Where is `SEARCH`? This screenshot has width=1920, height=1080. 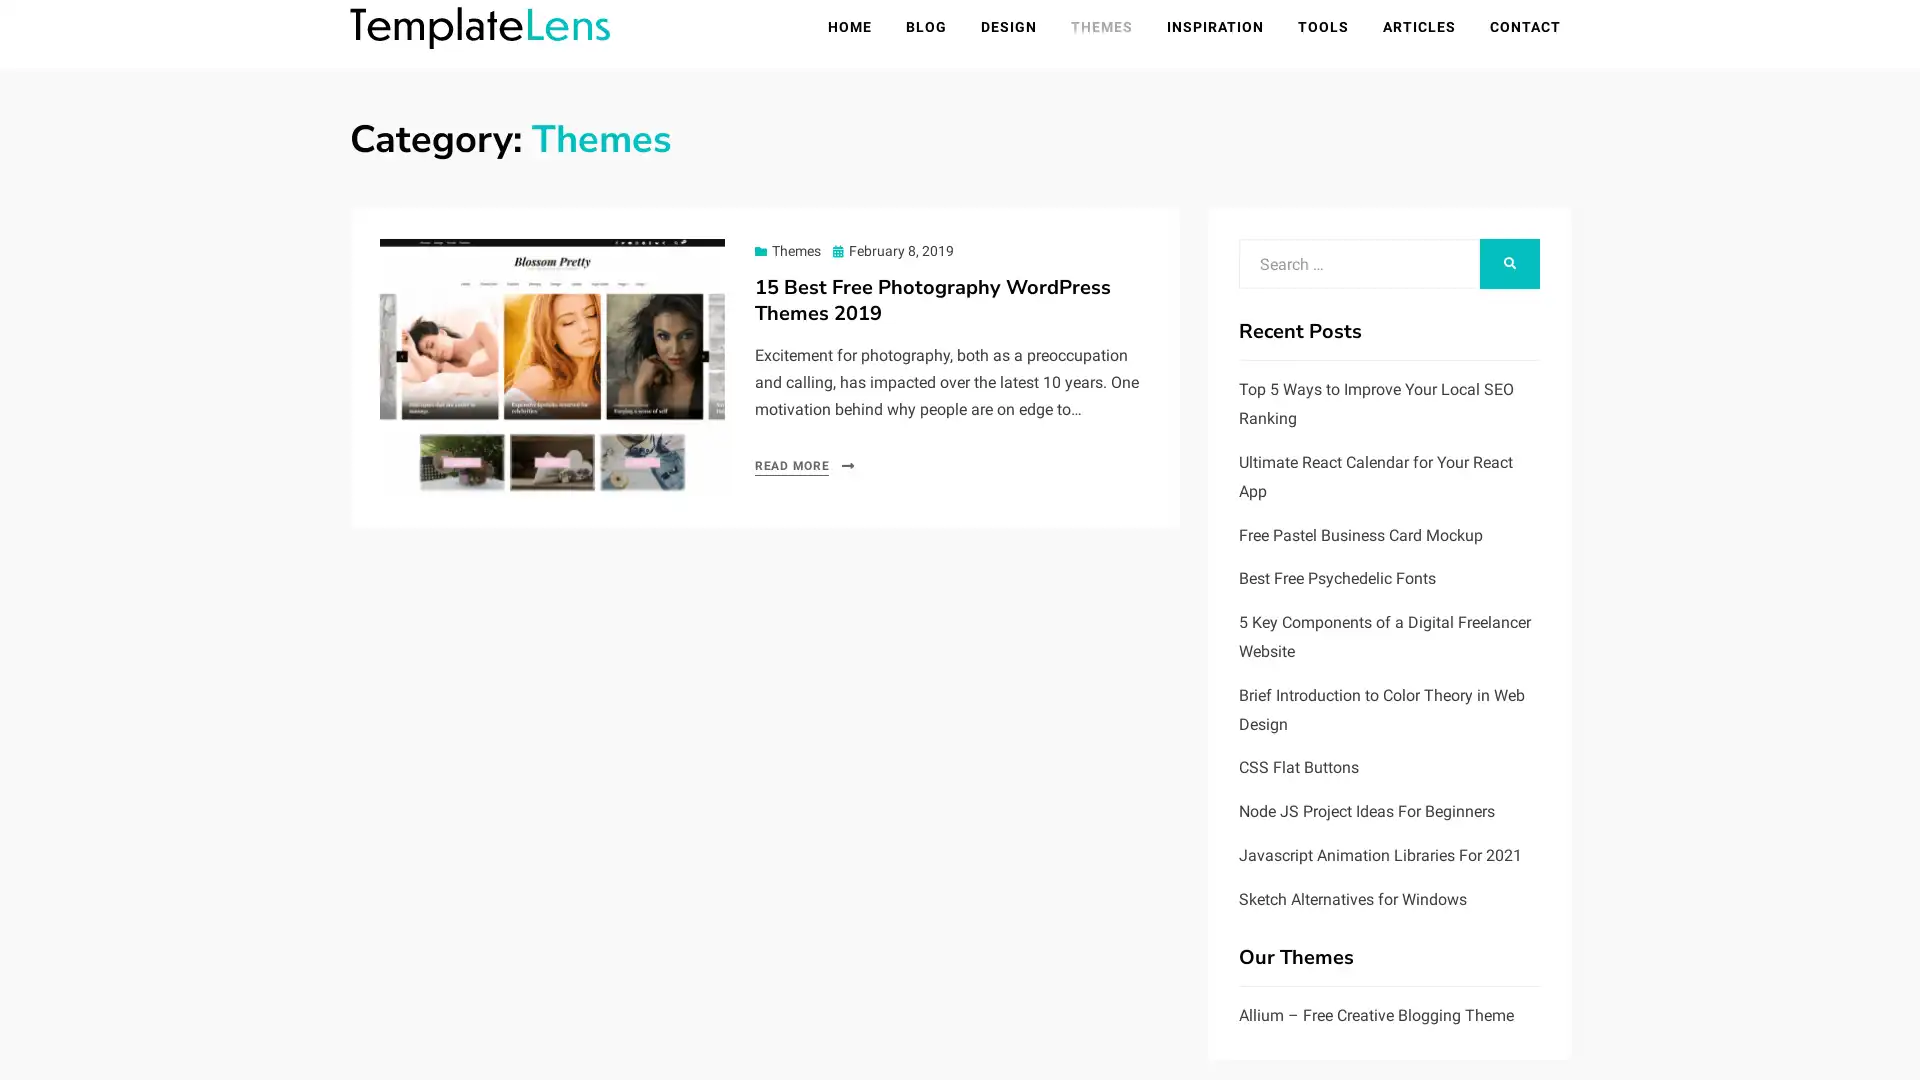 SEARCH is located at coordinates (1510, 265).